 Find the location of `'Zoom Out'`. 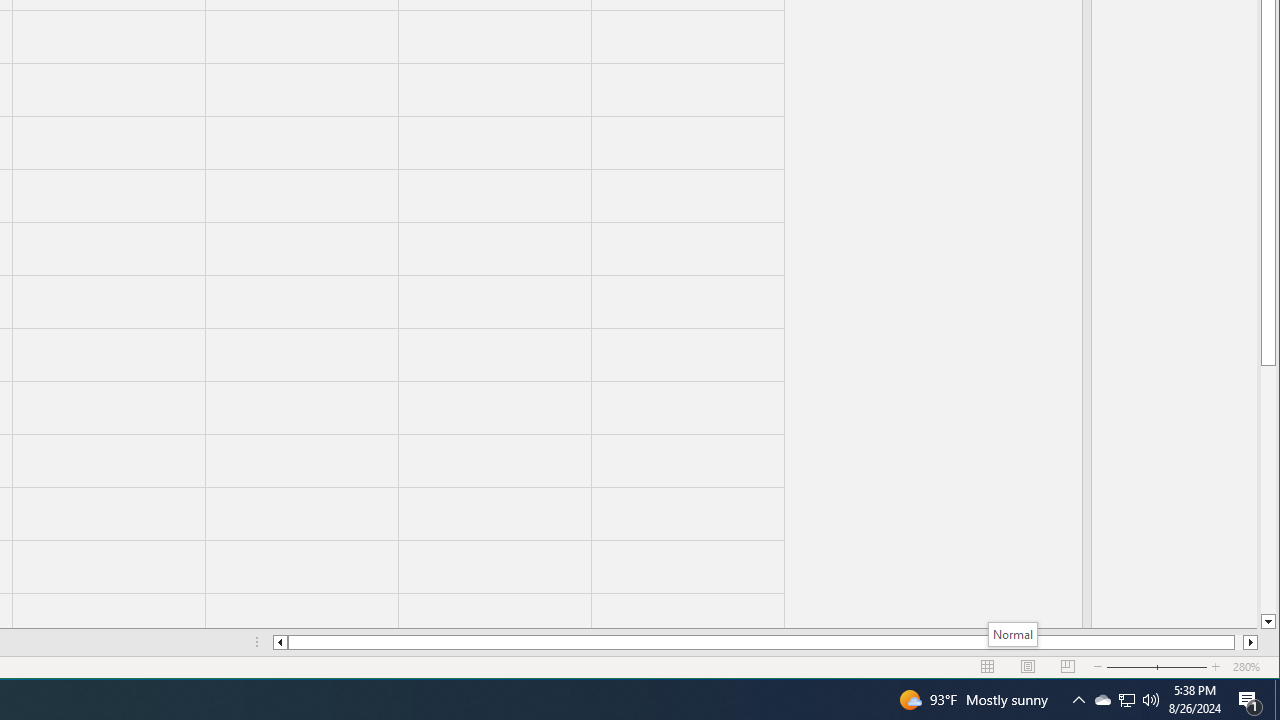

'Zoom Out' is located at coordinates (1067, 667).